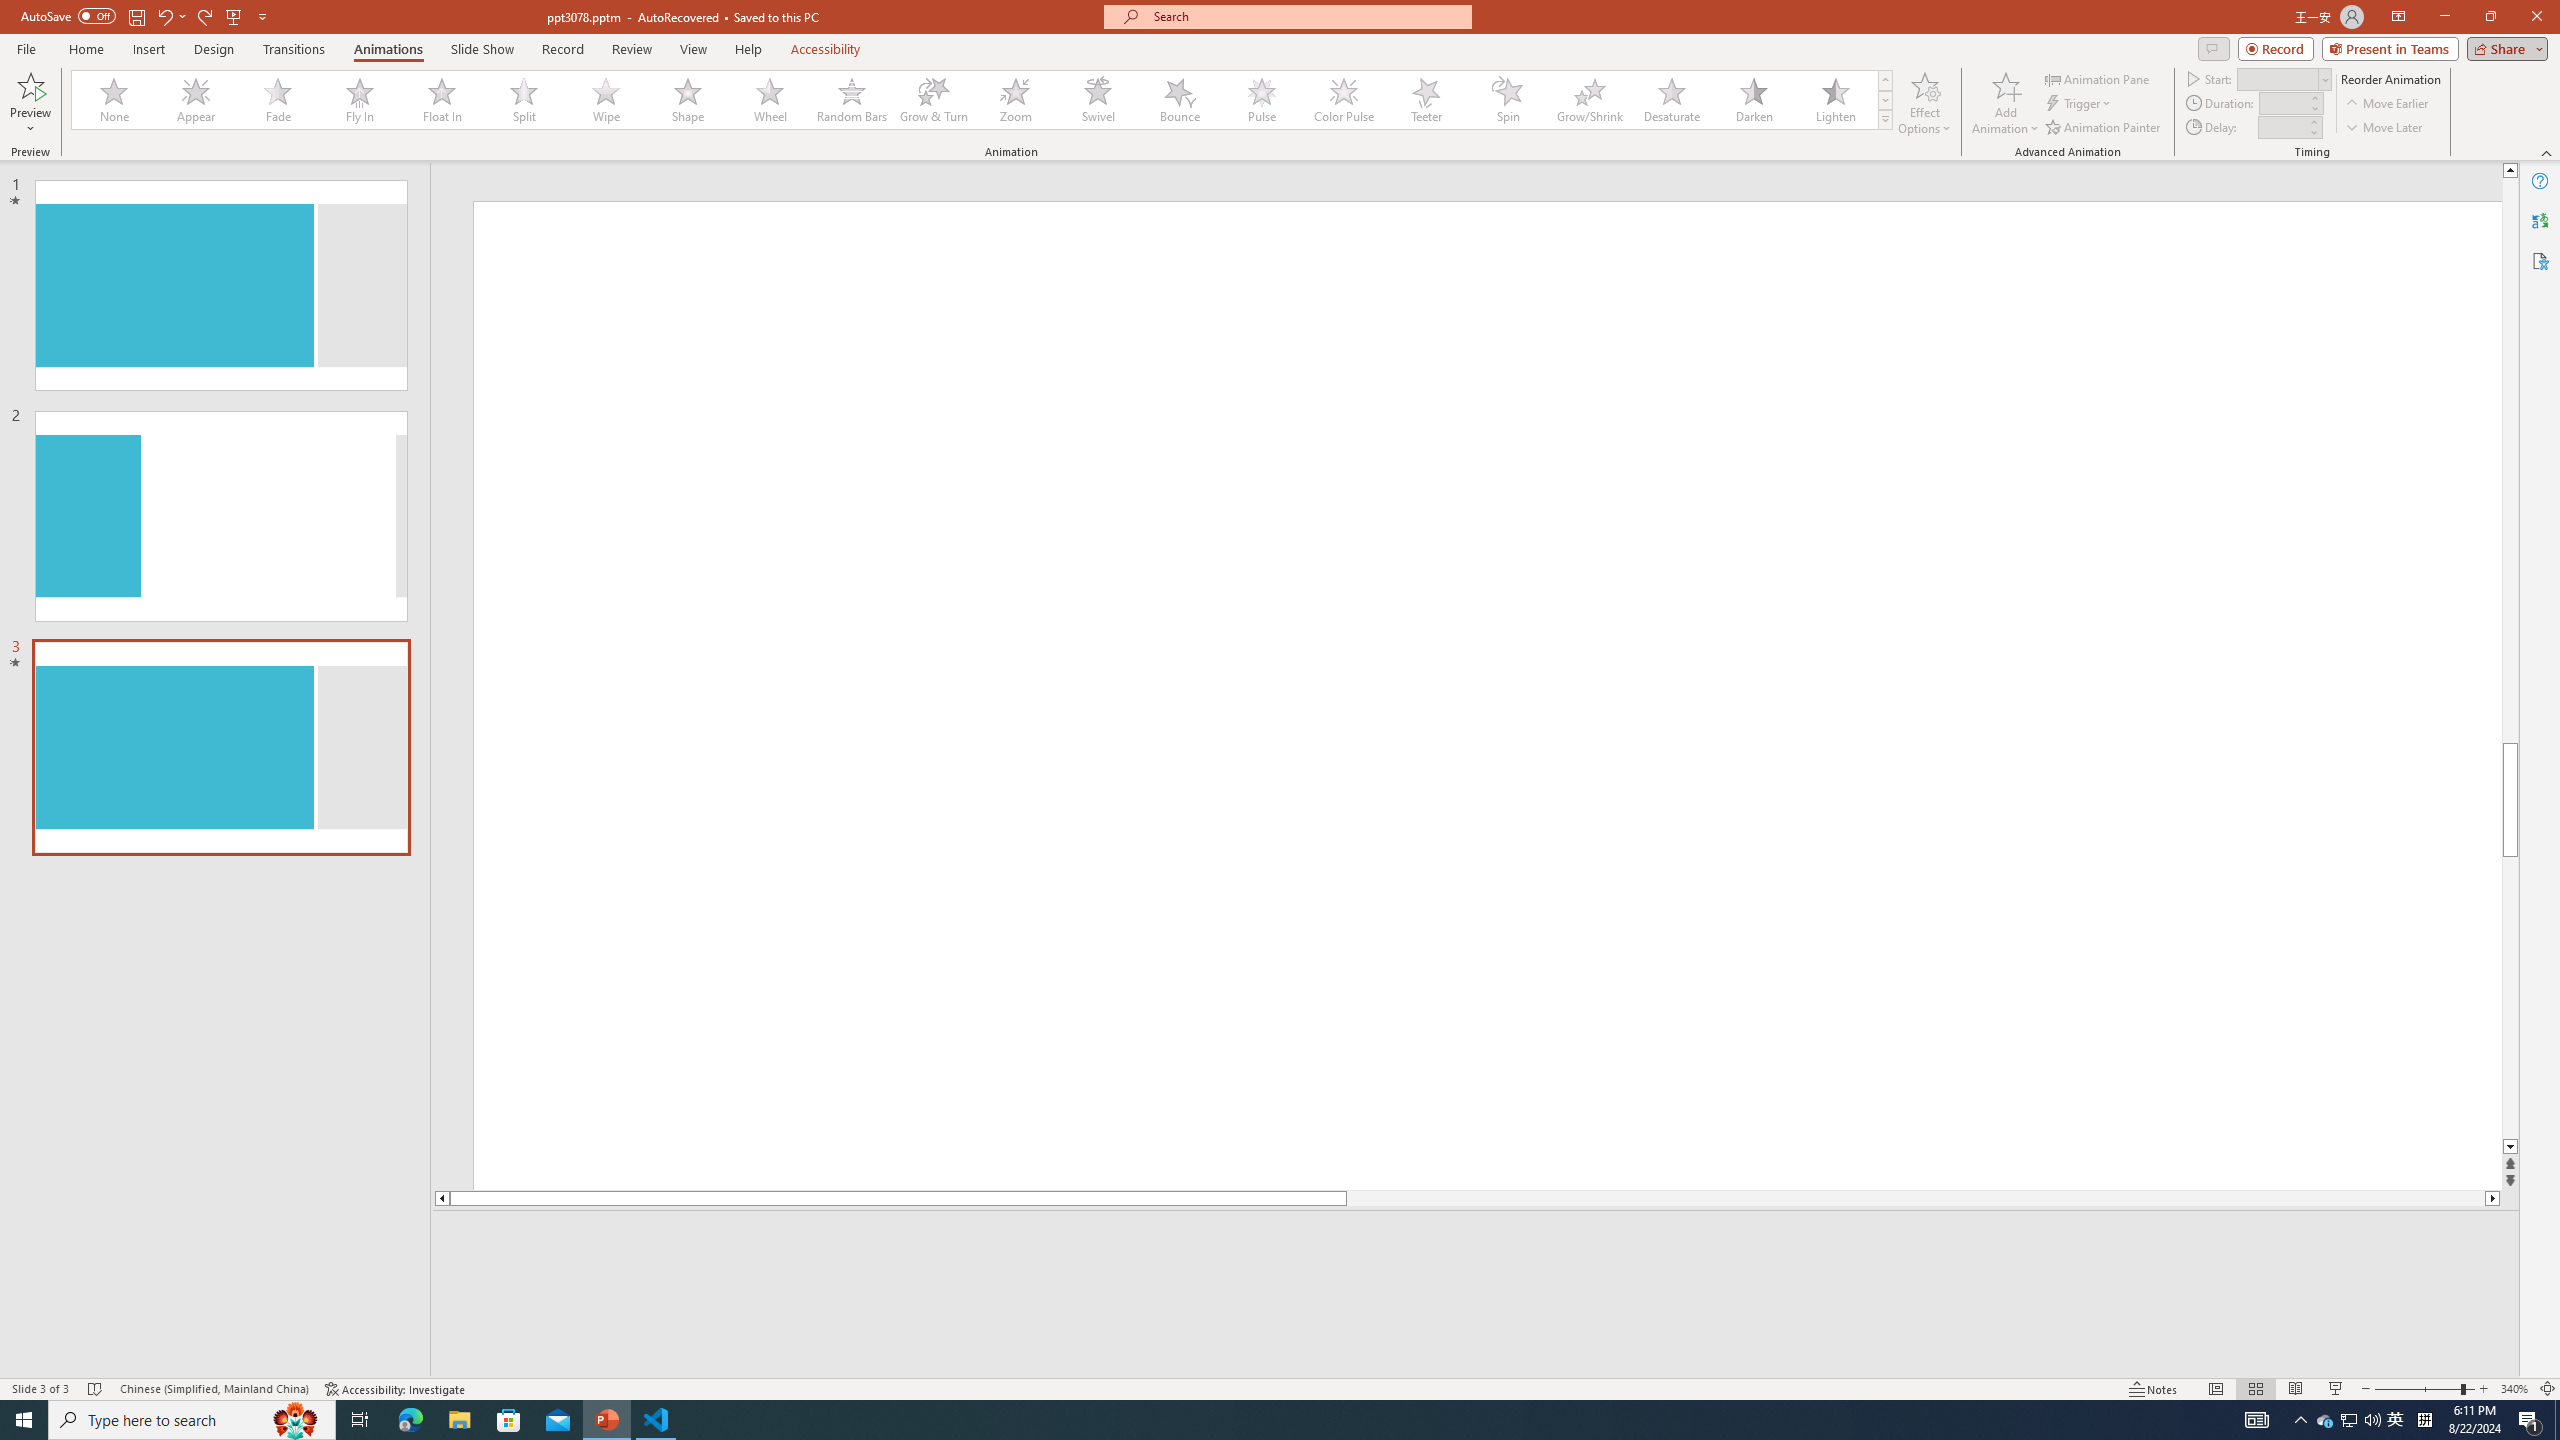 The image size is (2560, 1440). What do you see at coordinates (1589, 99) in the screenshot?
I see `'Grow/Shrink'` at bounding box center [1589, 99].